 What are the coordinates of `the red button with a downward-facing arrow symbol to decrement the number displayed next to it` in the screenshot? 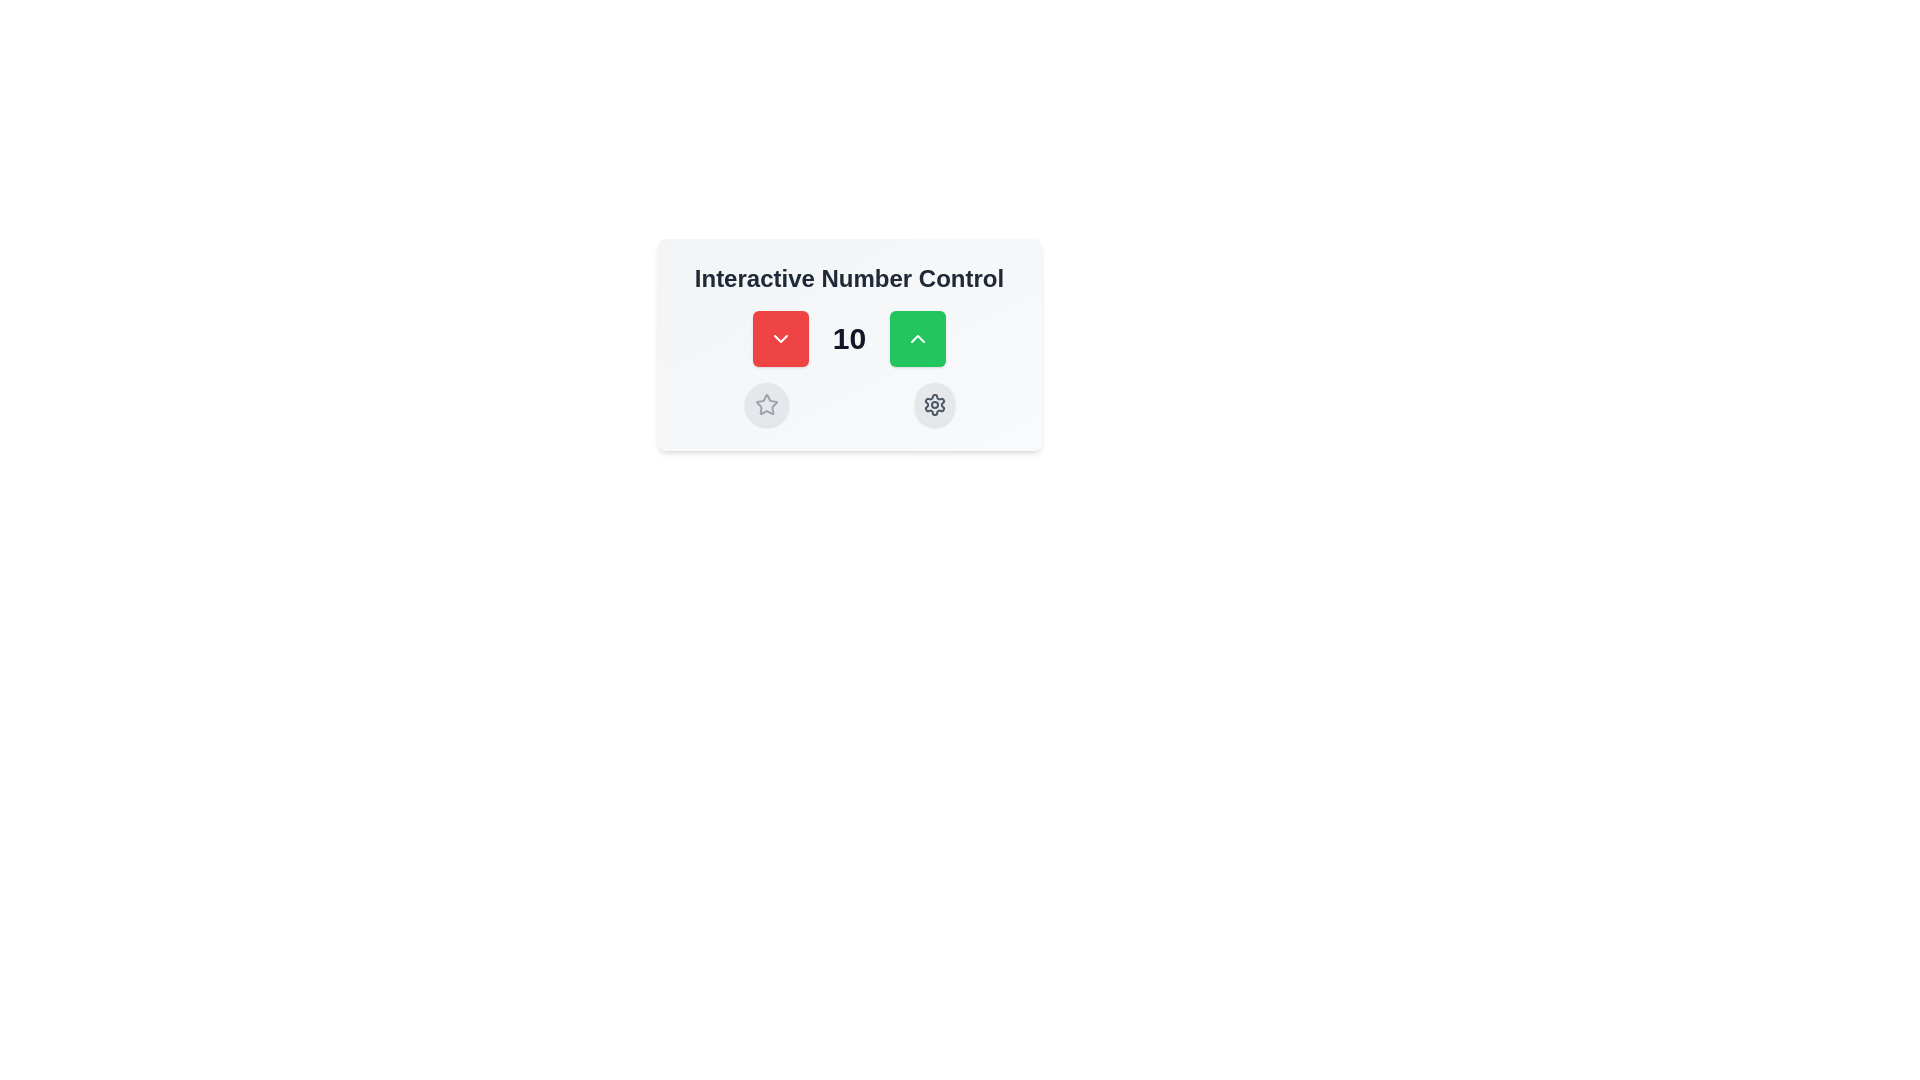 It's located at (779, 338).